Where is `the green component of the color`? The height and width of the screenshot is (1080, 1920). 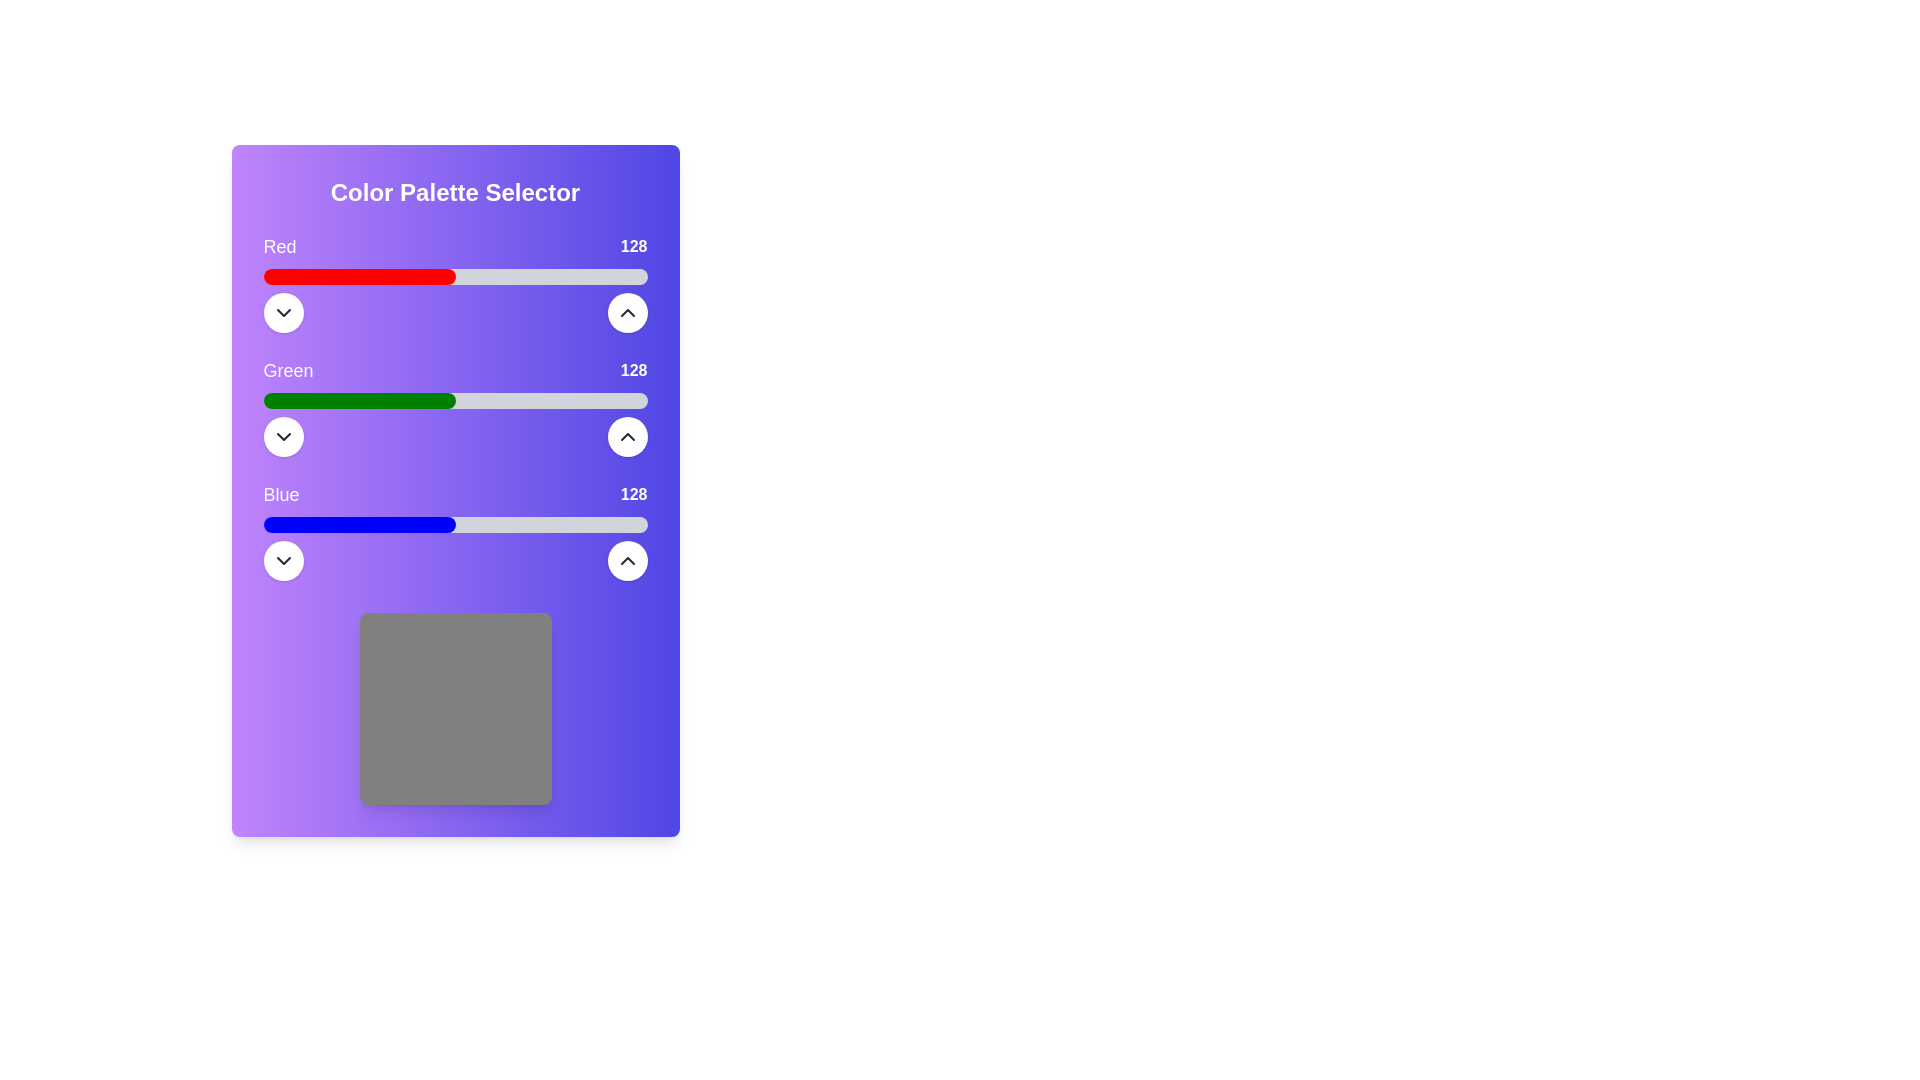 the green component of the color is located at coordinates (405, 401).